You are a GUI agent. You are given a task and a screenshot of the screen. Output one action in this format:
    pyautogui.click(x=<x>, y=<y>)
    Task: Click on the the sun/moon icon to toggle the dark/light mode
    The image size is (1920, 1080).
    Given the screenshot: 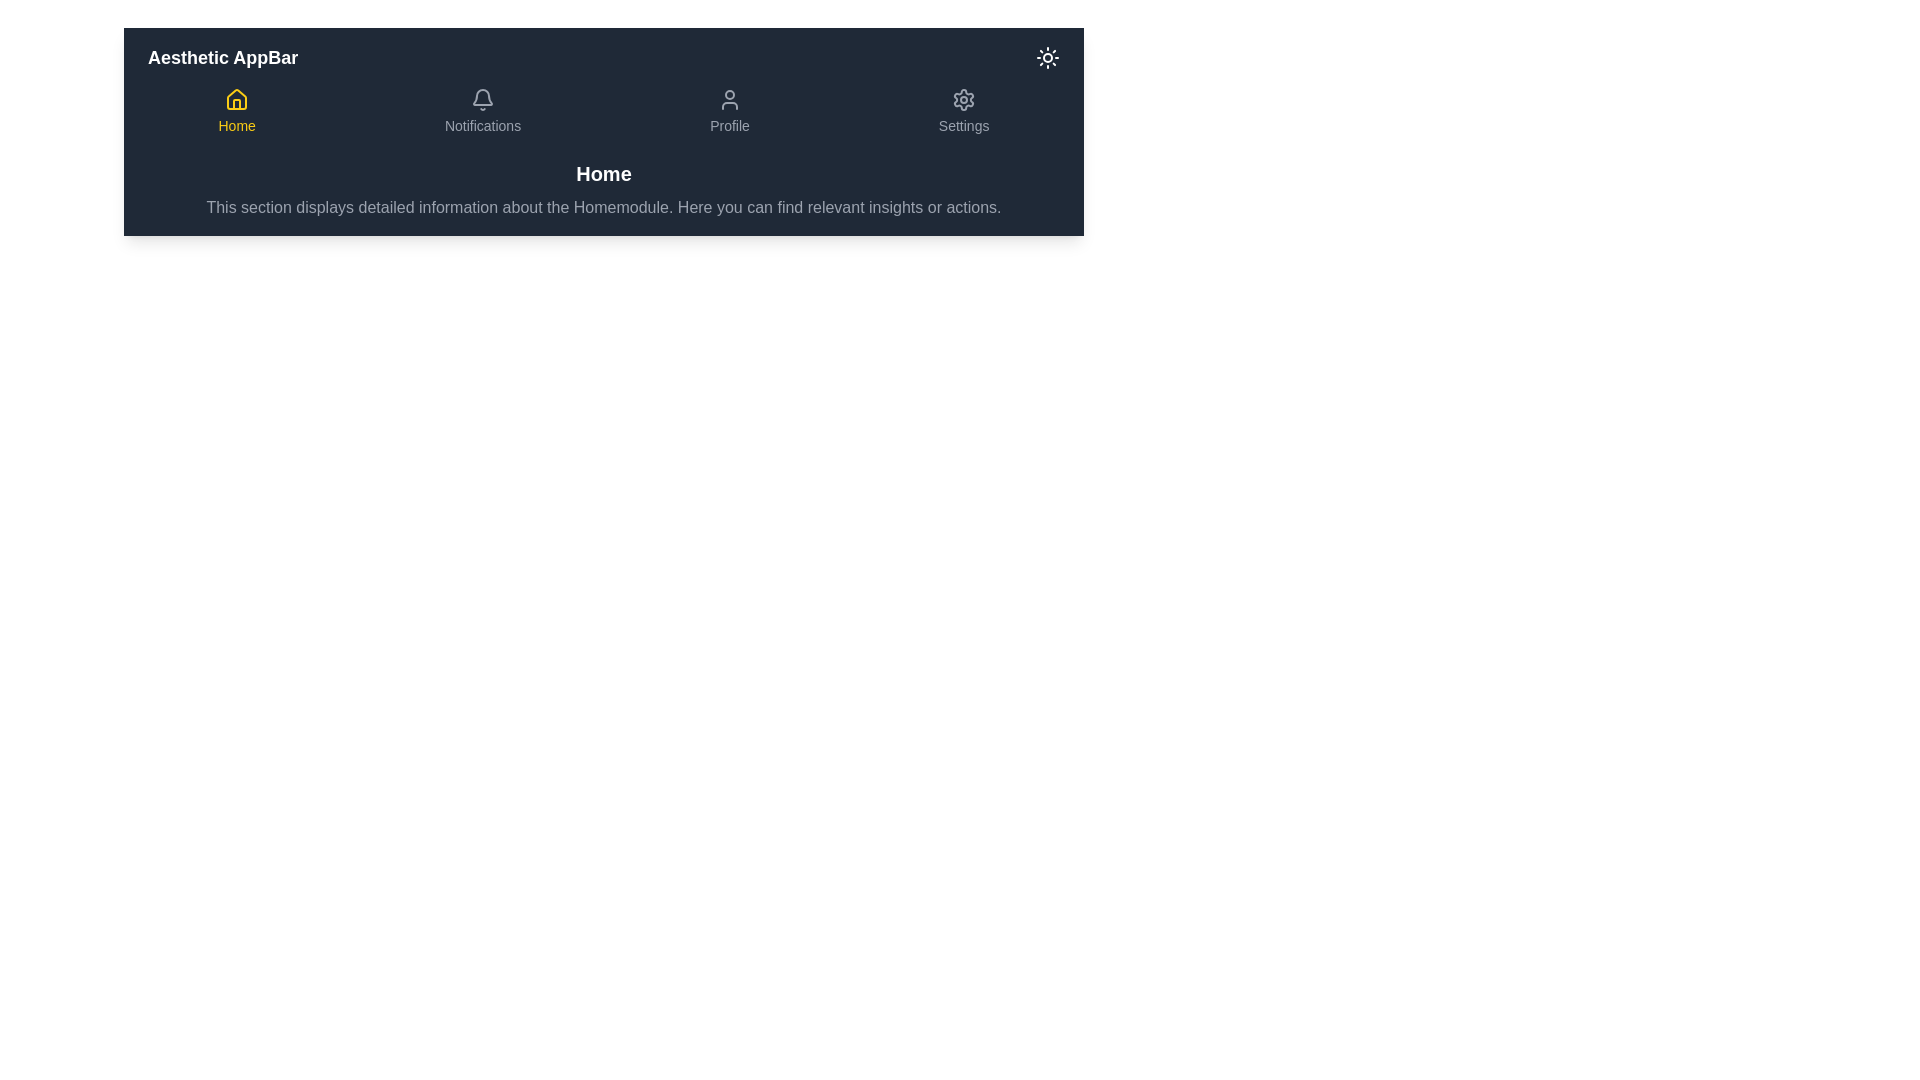 What is the action you would take?
    pyautogui.click(x=1046, y=56)
    